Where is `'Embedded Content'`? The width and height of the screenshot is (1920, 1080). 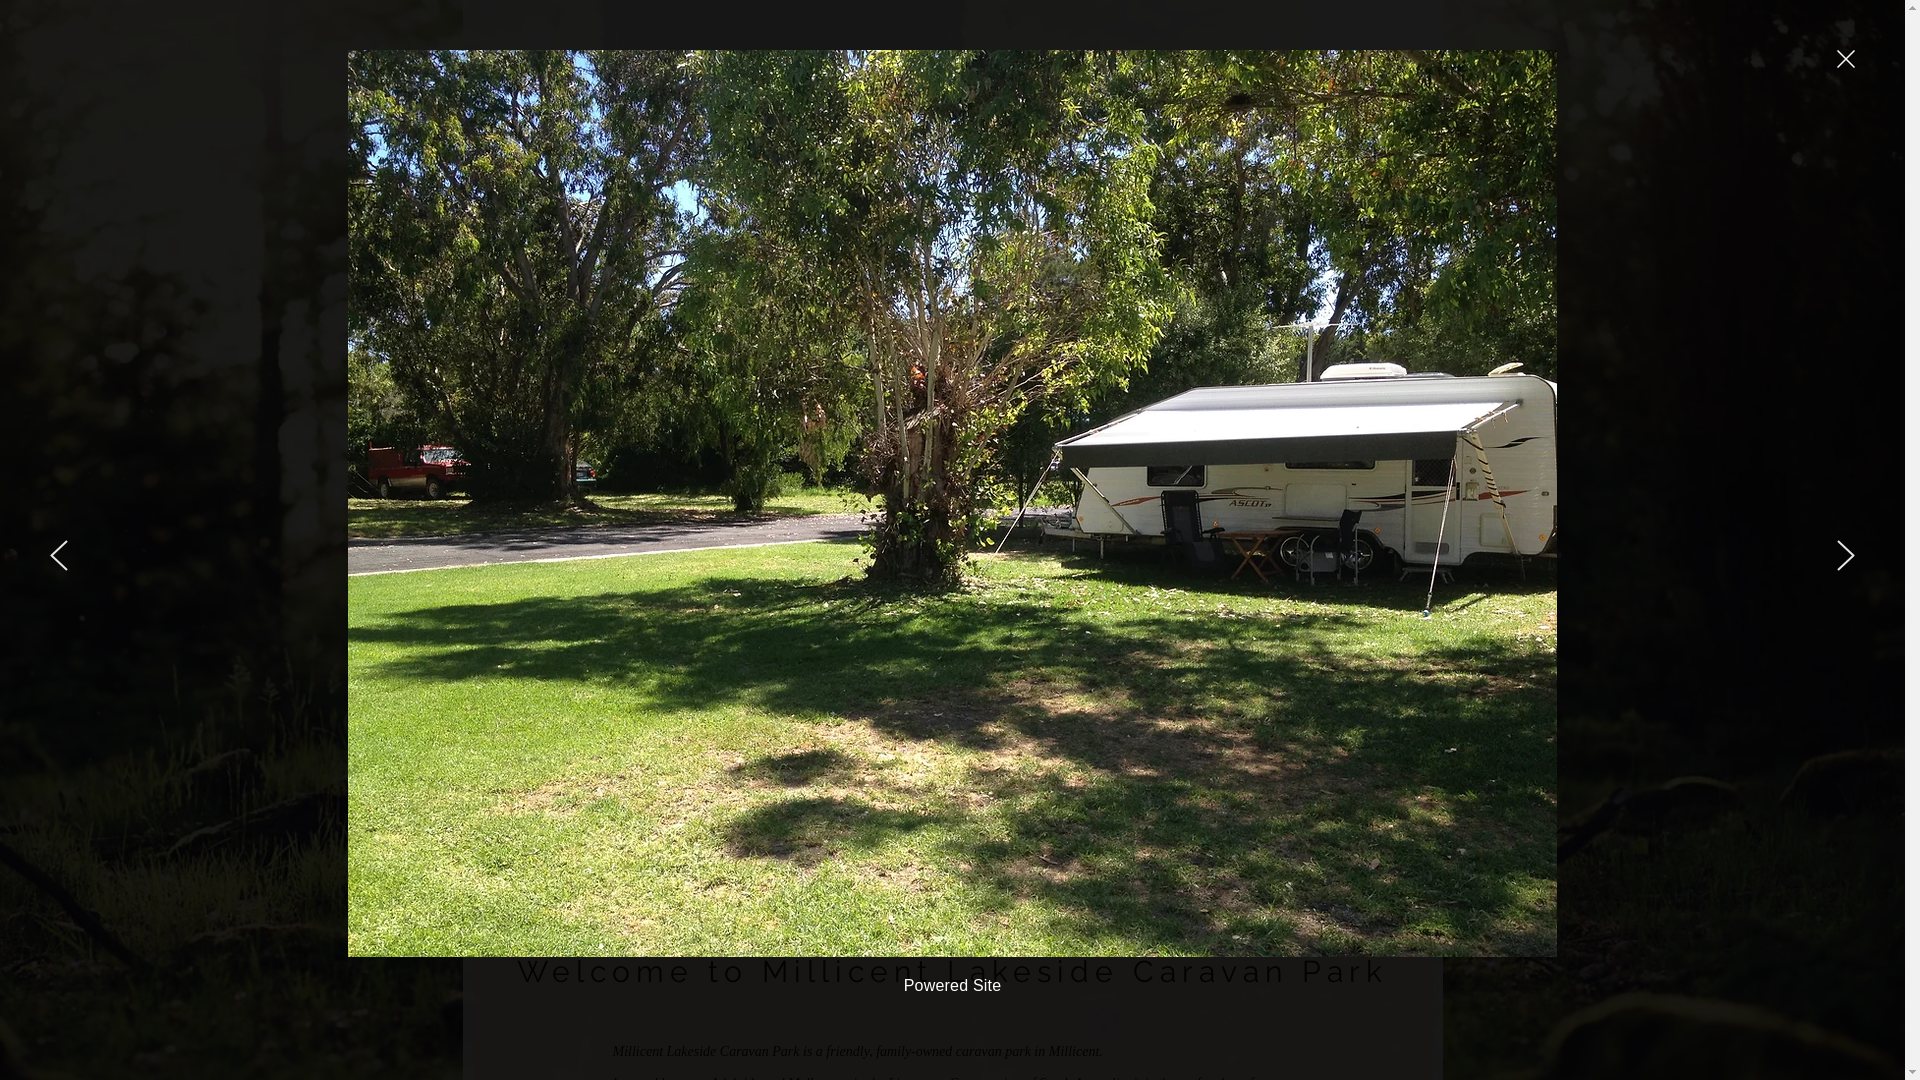 'Embedded Content' is located at coordinates (909, 141).